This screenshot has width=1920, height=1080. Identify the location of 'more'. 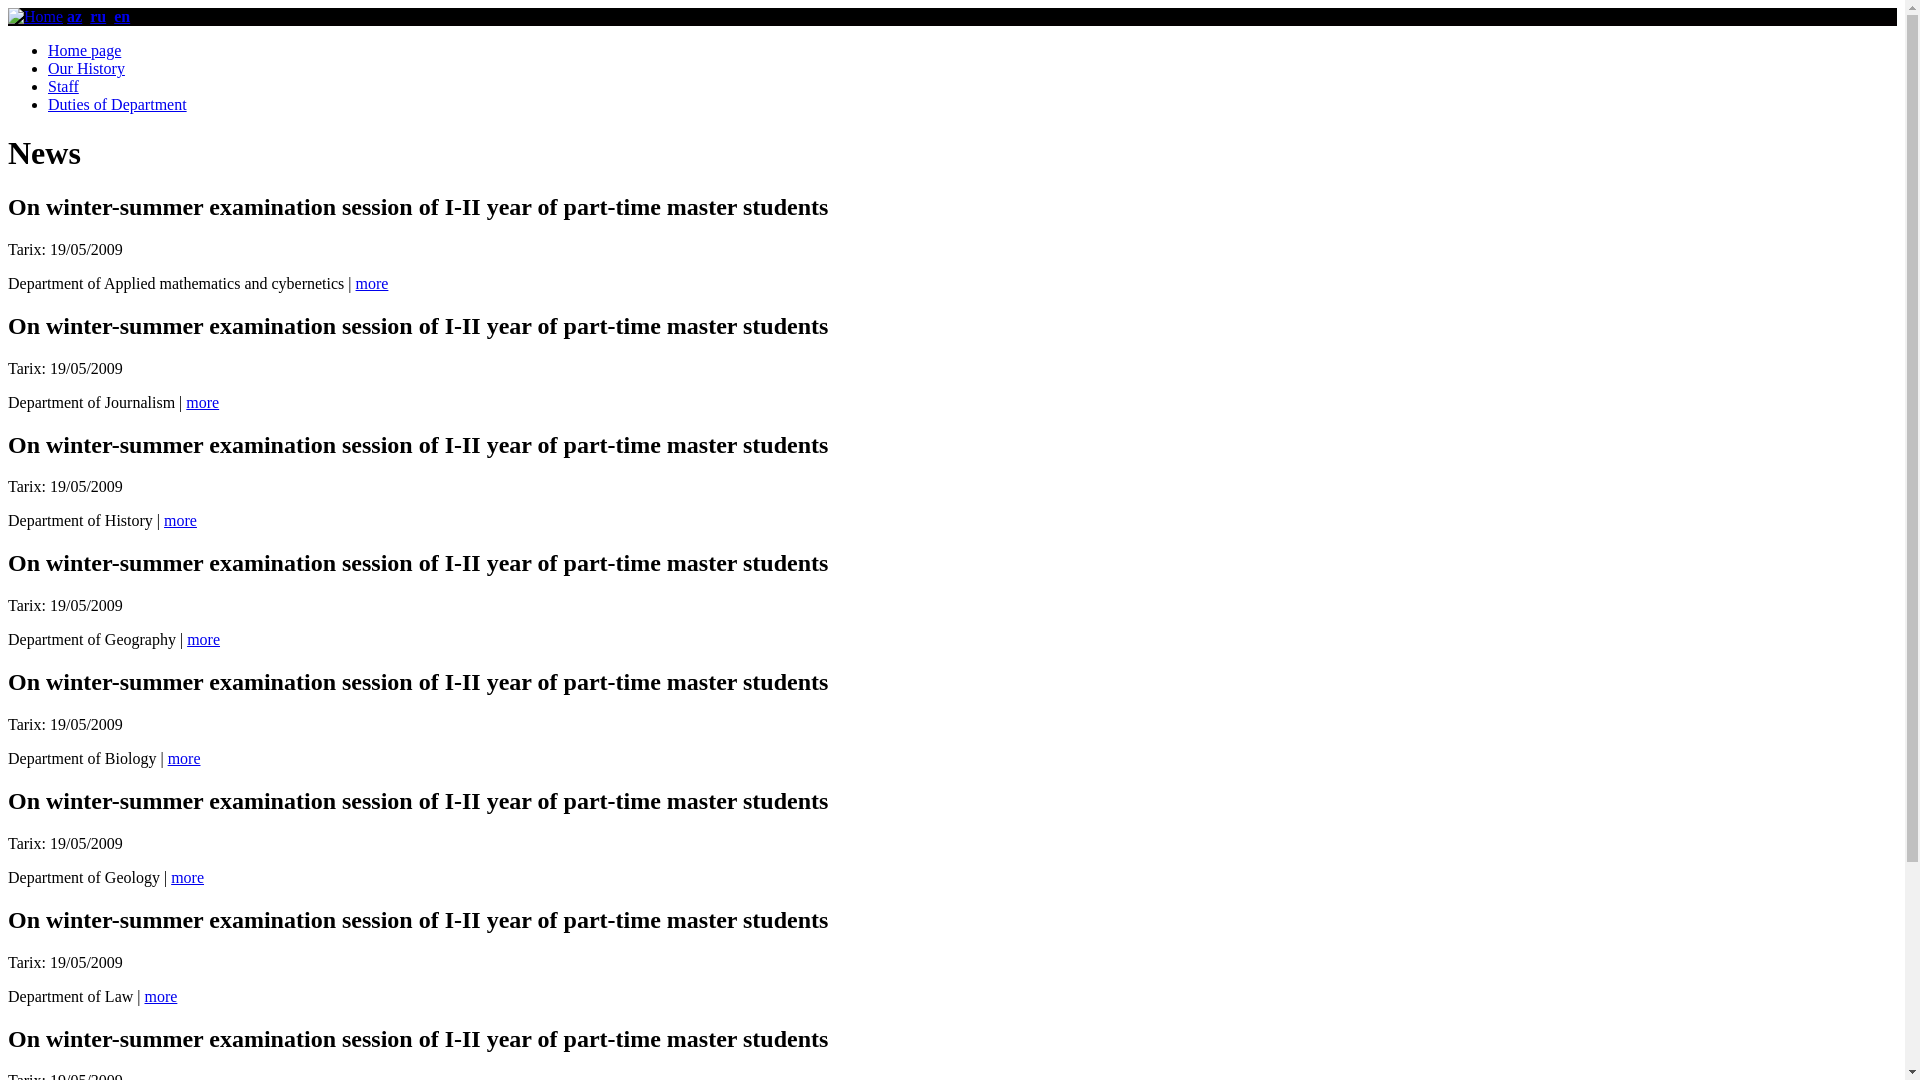
(184, 758).